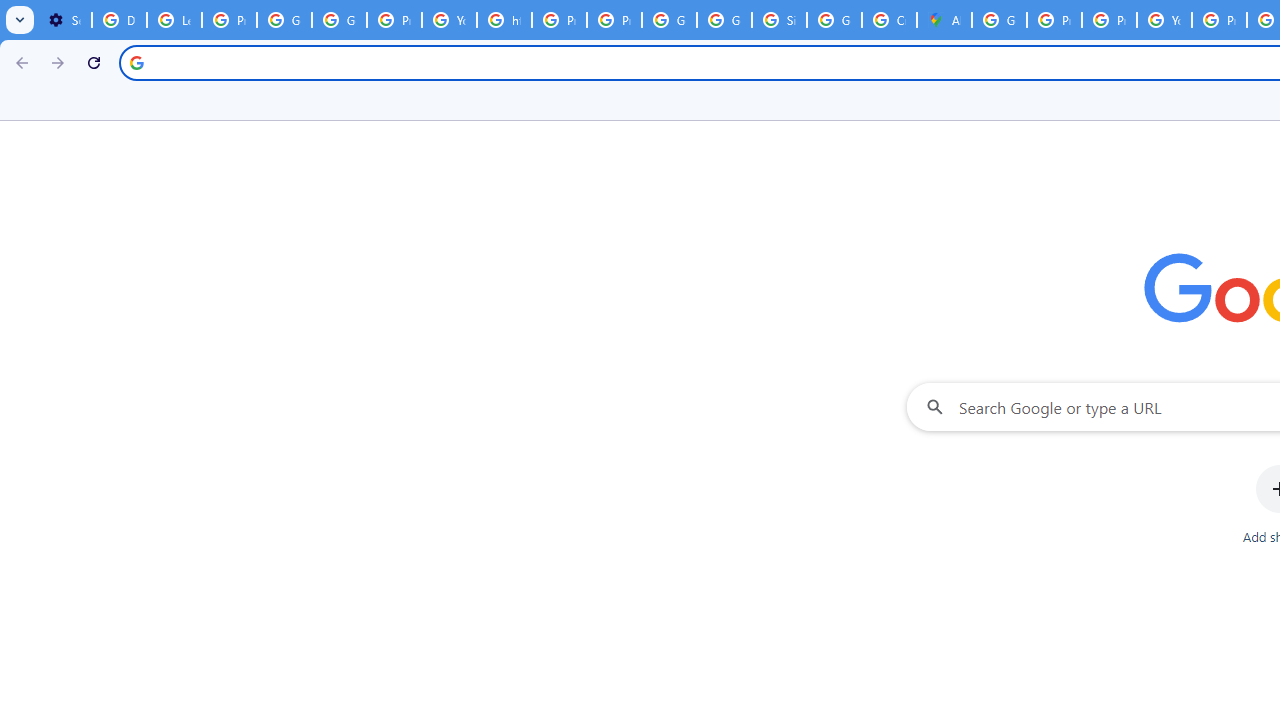 This screenshot has height=720, width=1280. I want to click on 'https://scholar.google.com/', so click(504, 20).